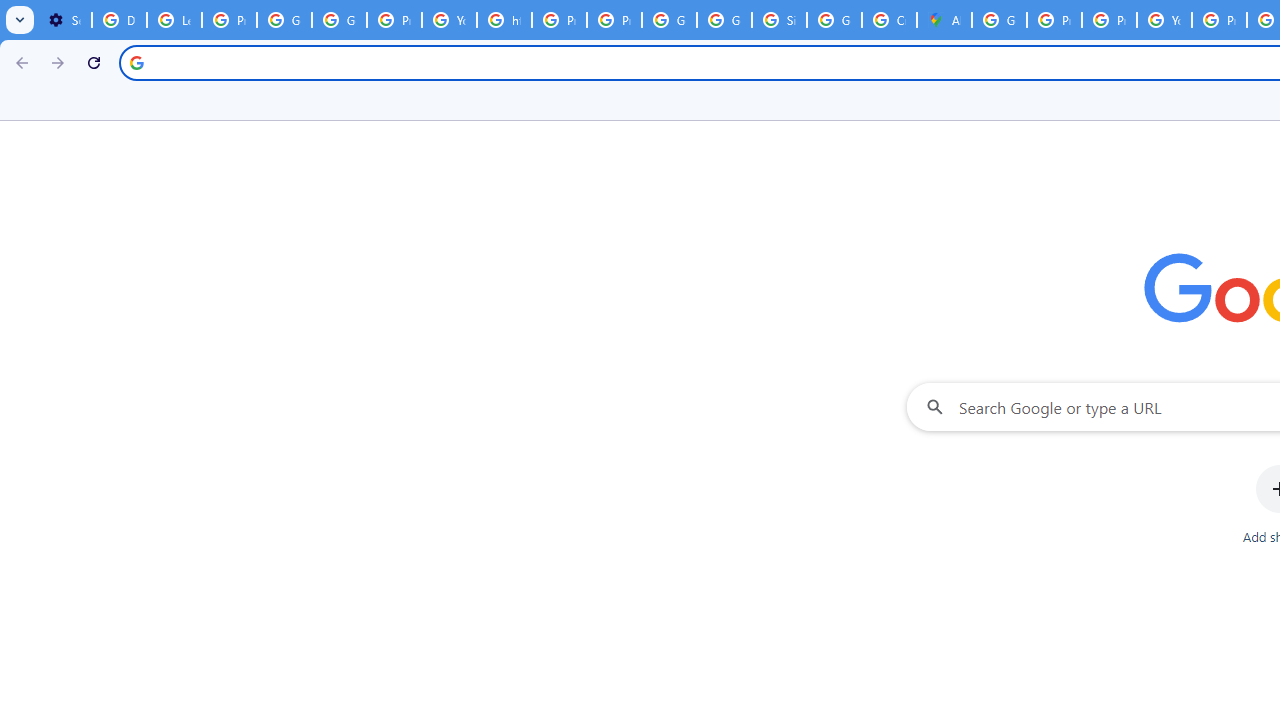 This screenshot has height=720, width=1280. I want to click on 'https://scholar.google.com/', so click(504, 20).